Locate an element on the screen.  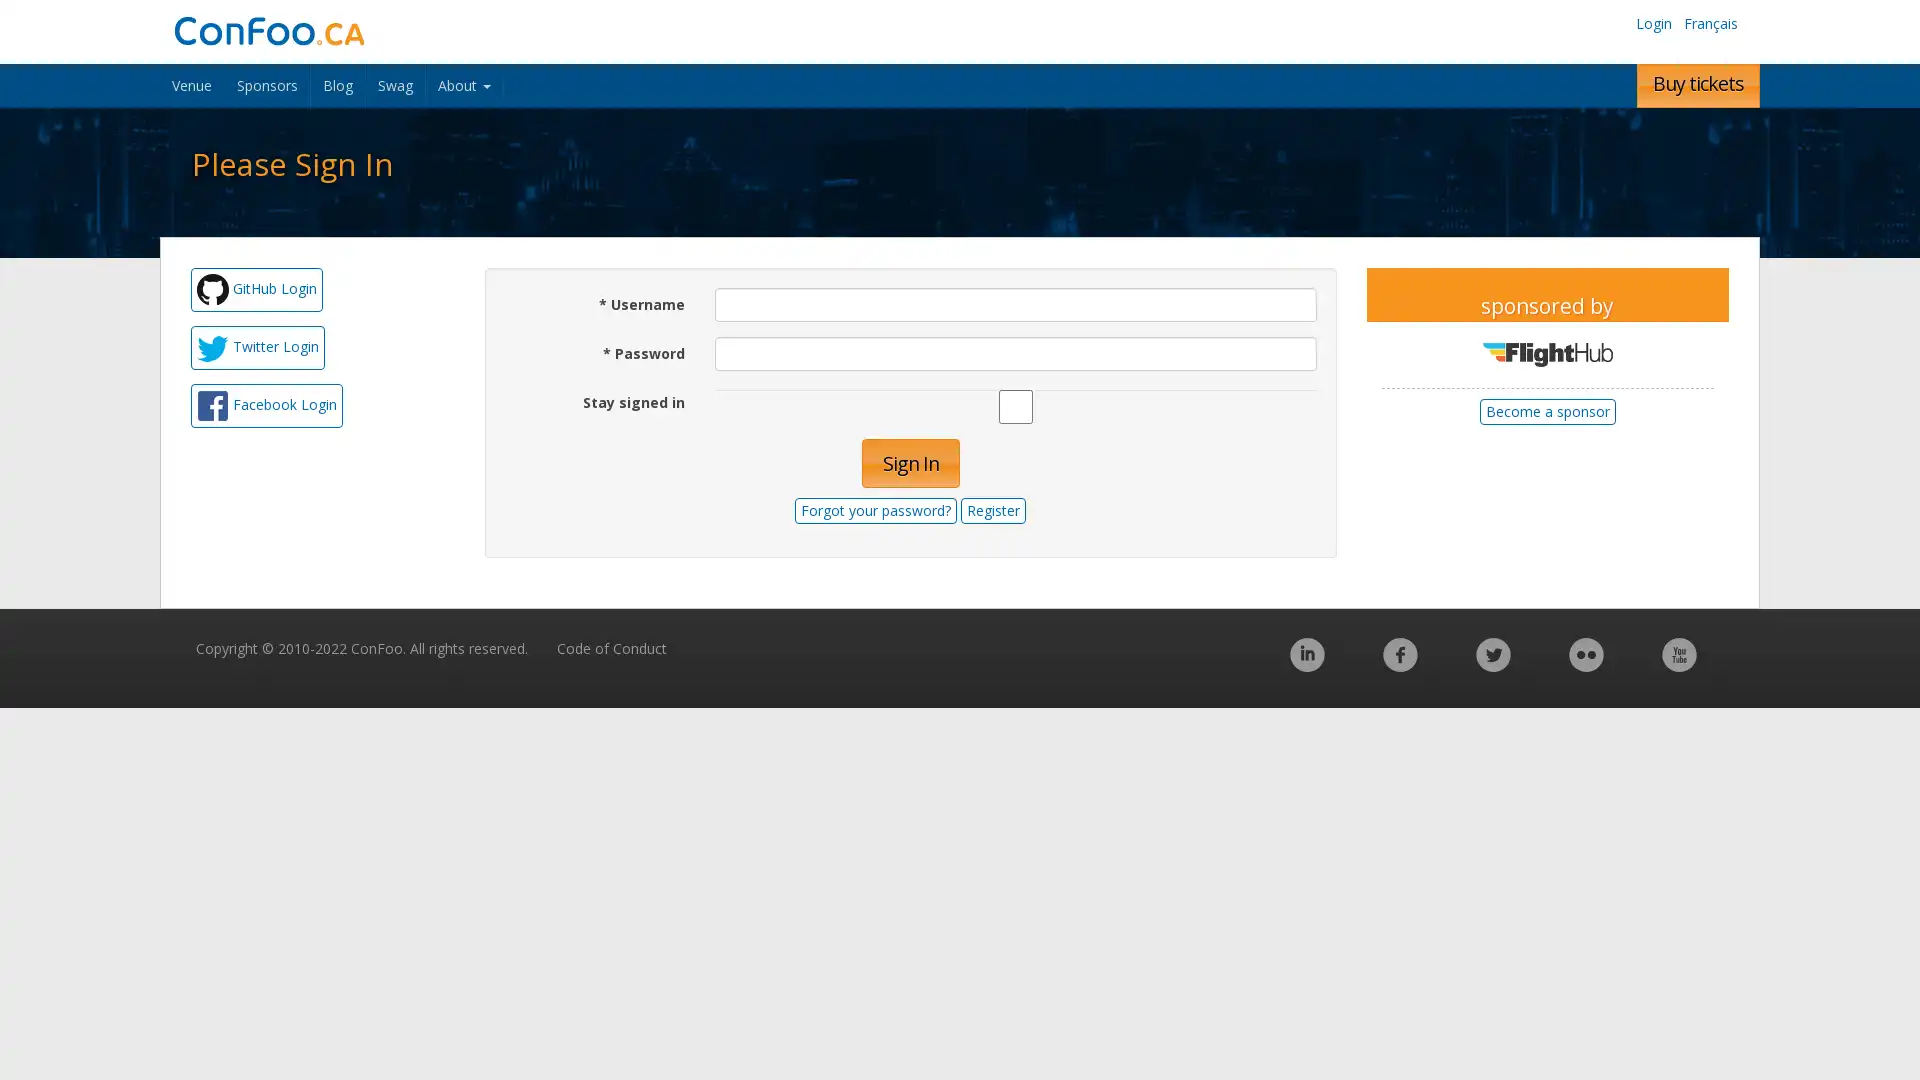
Sign In is located at coordinates (909, 463).